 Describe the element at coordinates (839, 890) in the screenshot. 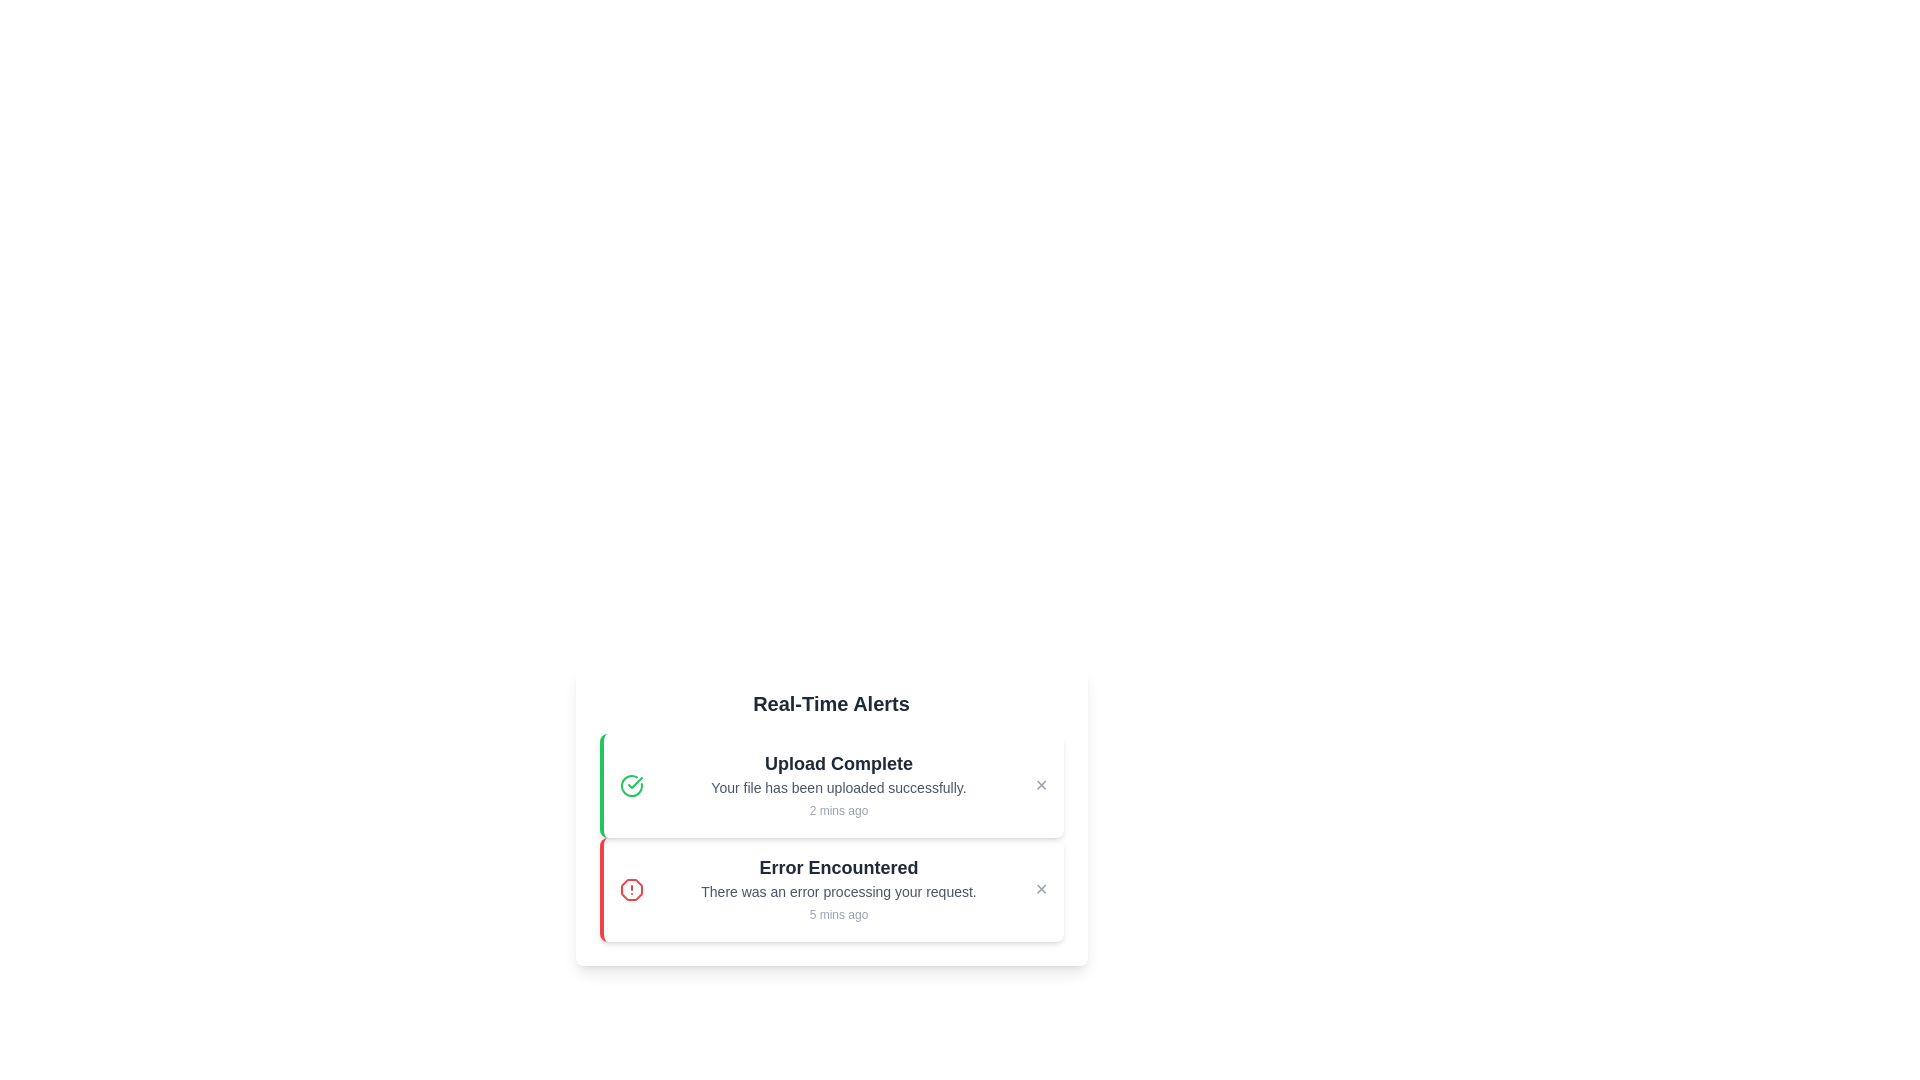

I see `message stating 'There was an error processing your request.' which is styled in a small-sized, gray-colored font, located under the title 'Error Encountered.'` at that location.